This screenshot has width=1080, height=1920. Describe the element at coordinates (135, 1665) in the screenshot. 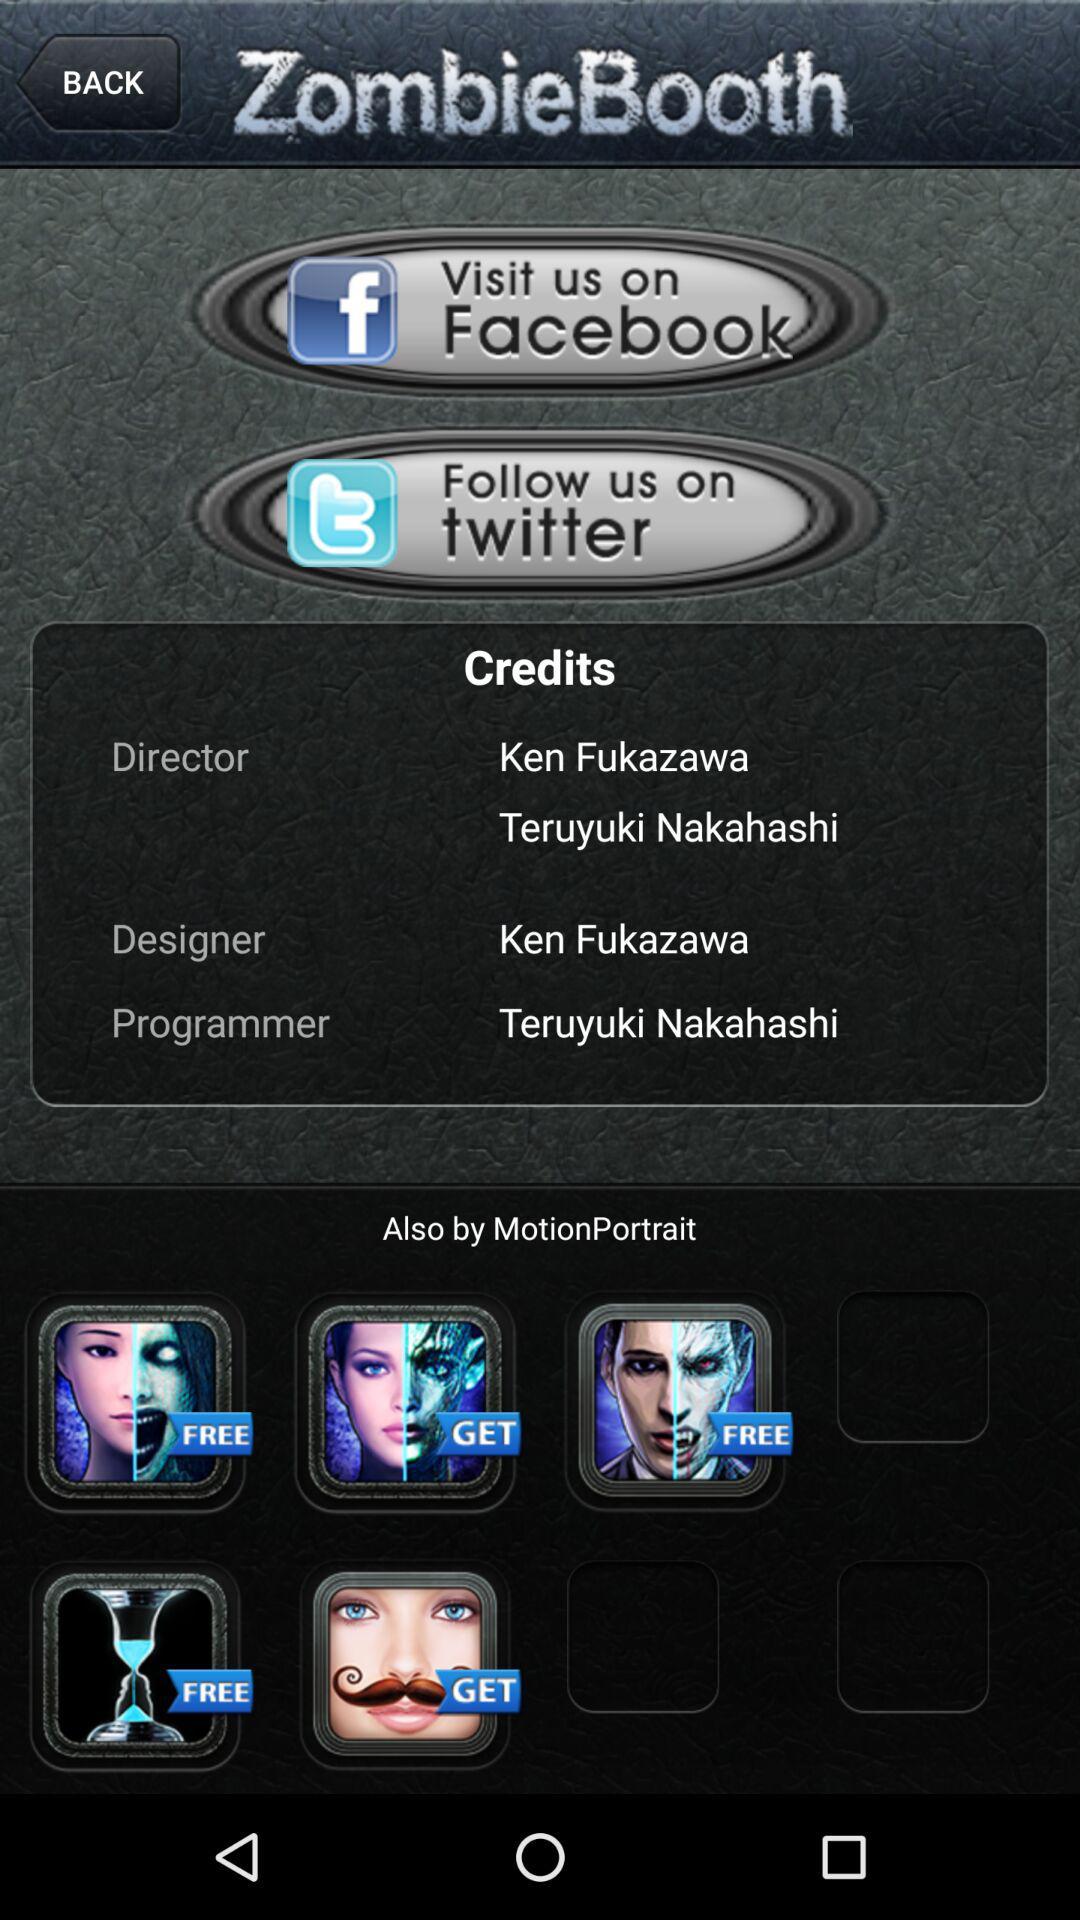

I see `time` at that location.